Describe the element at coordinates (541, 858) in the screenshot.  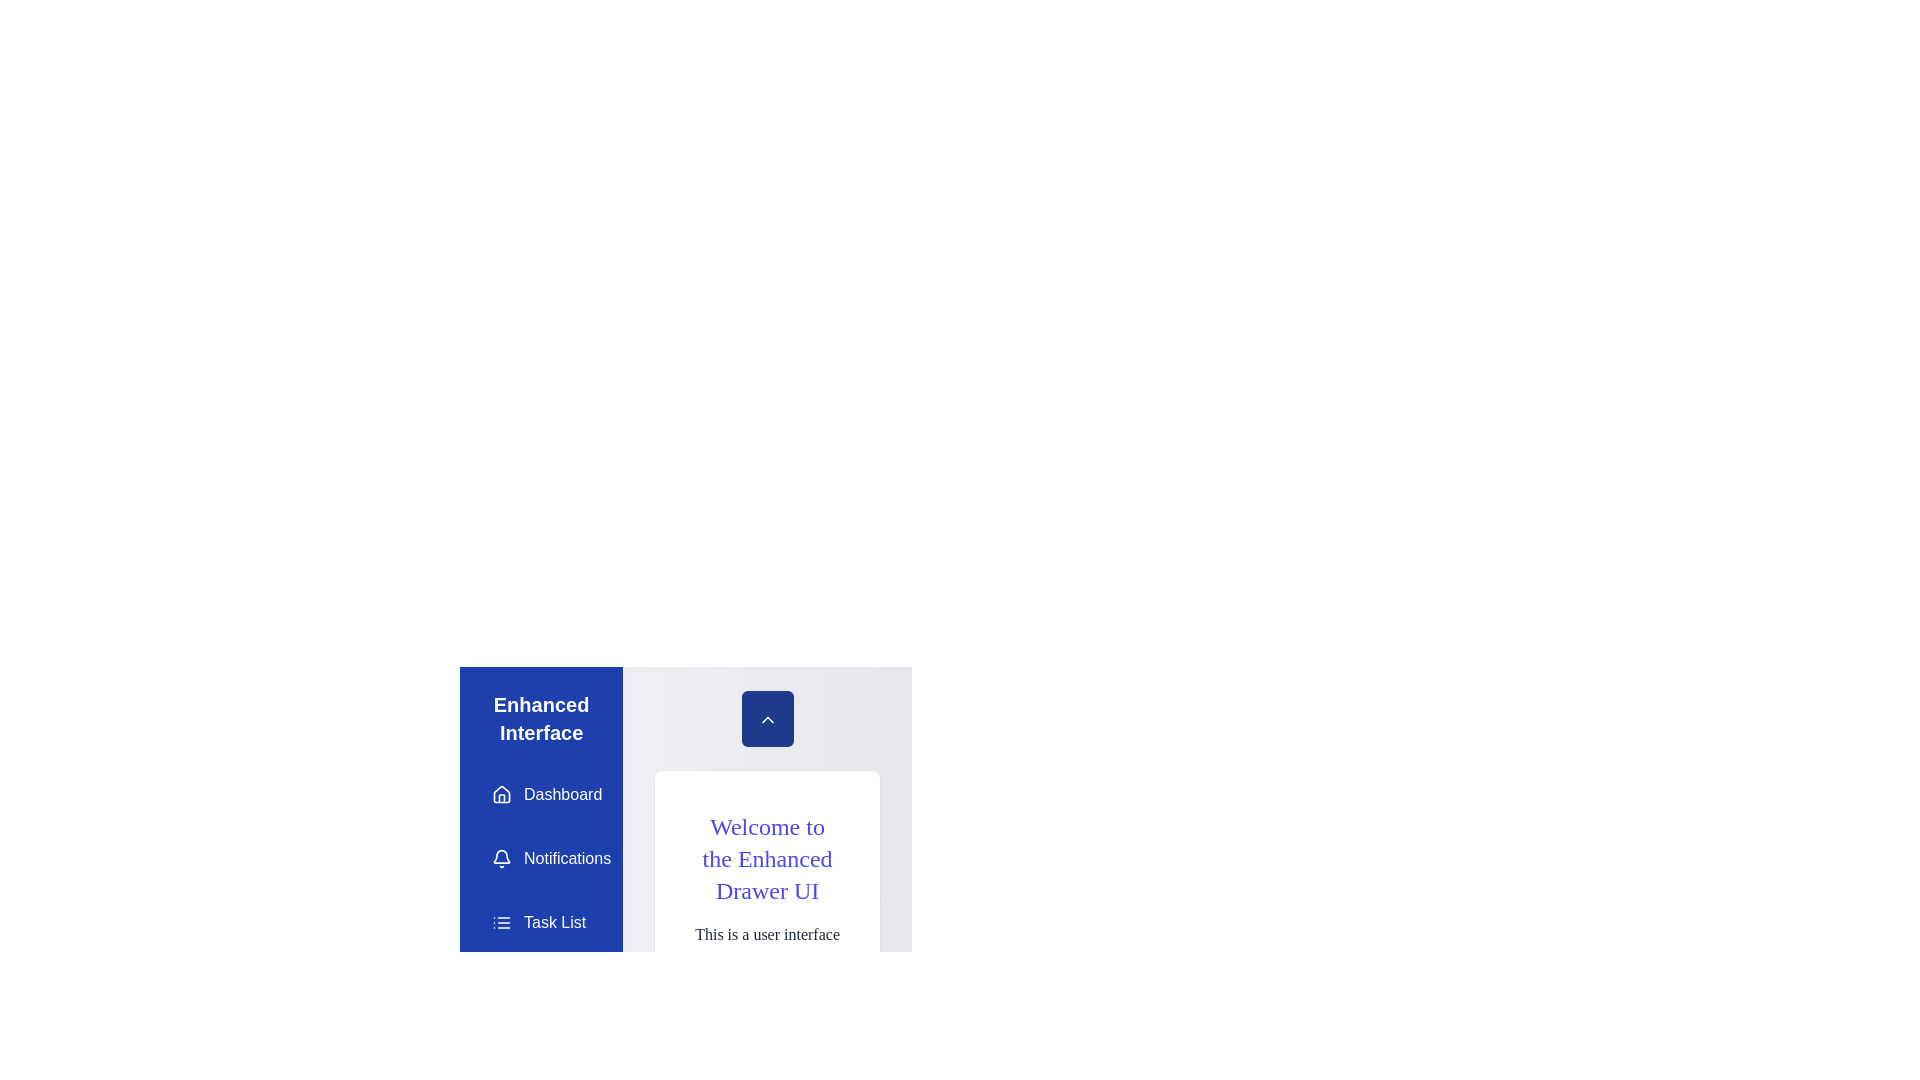
I see `the drawer item Notifications to navigate` at that location.